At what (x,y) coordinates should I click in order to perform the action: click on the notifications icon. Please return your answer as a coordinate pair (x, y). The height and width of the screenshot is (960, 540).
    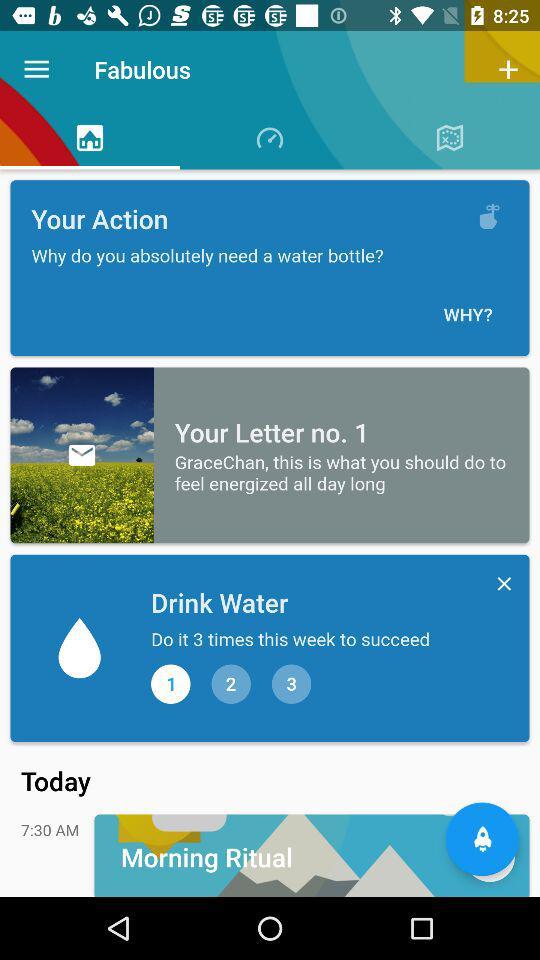
    Looking at the image, I should click on (481, 839).